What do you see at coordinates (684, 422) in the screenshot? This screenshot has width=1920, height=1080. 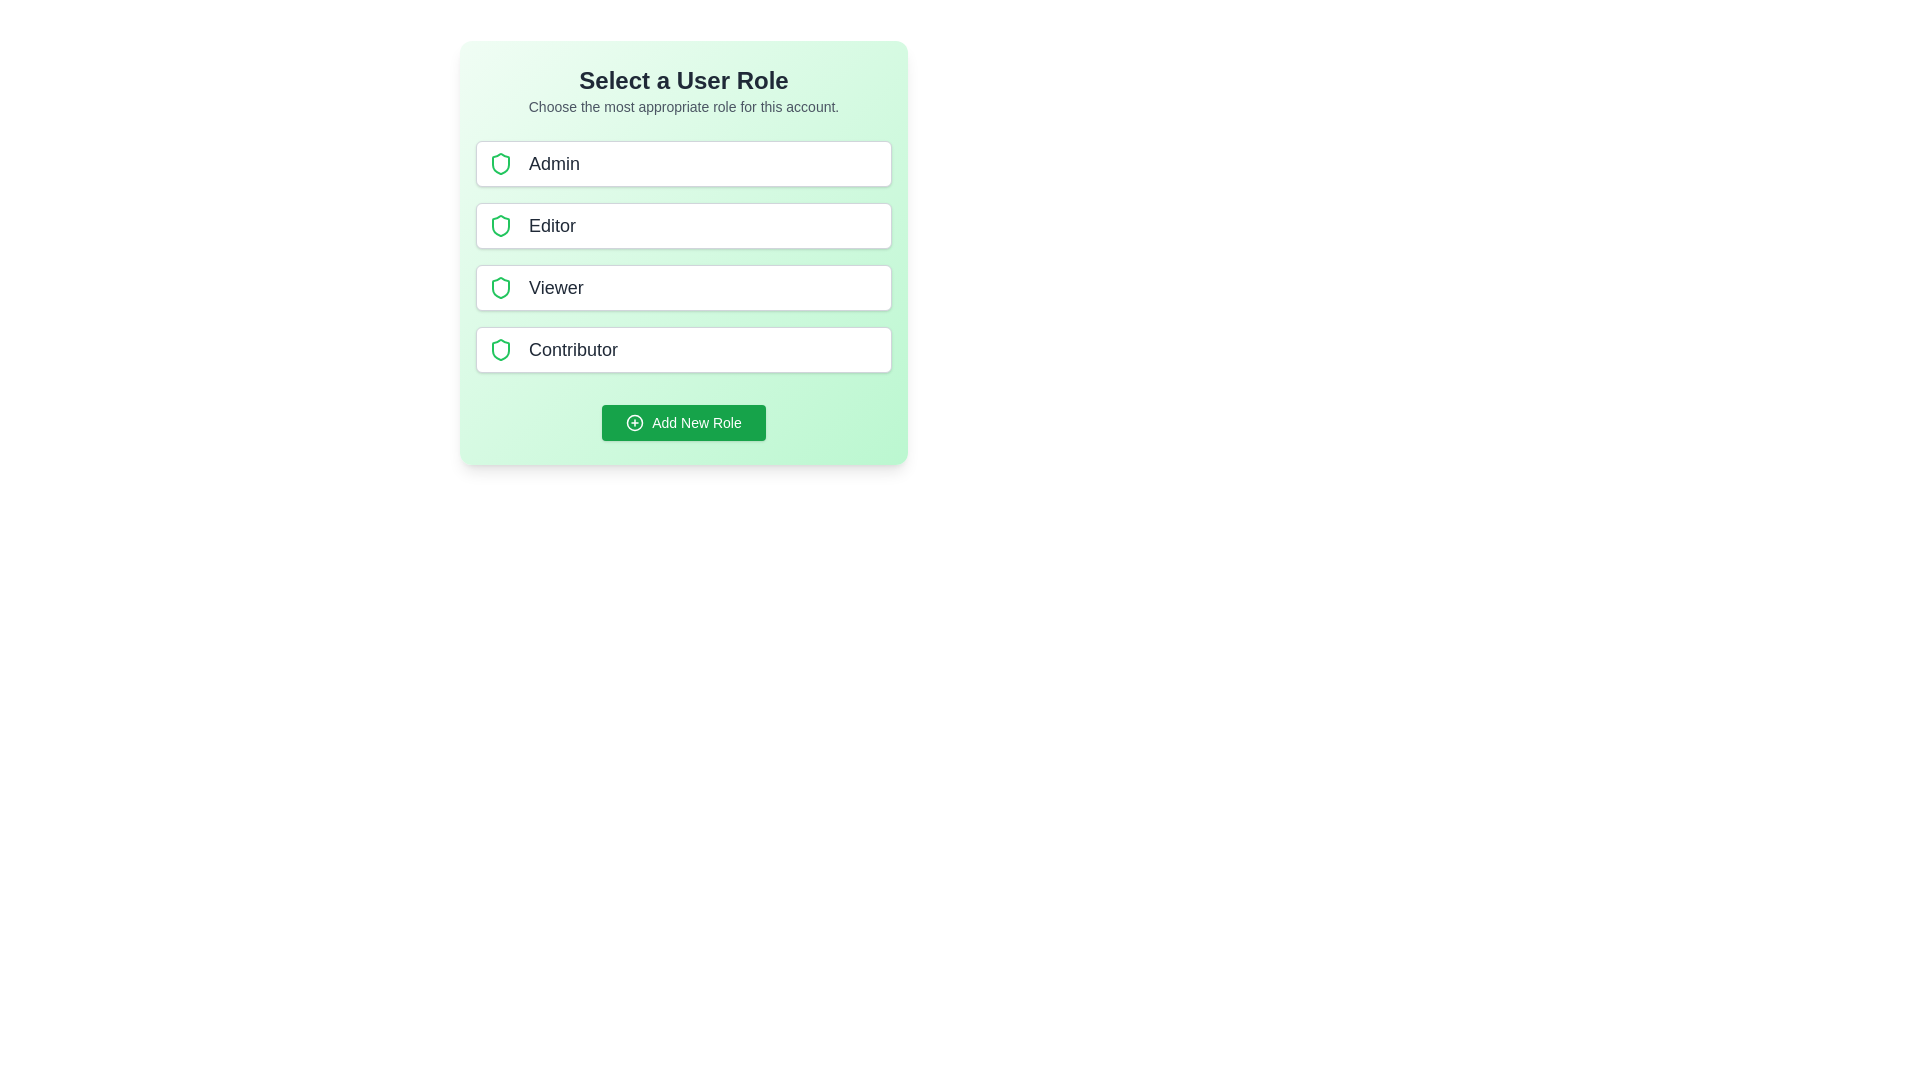 I see `the 'Add New Role' button` at bounding box center [684, 422].